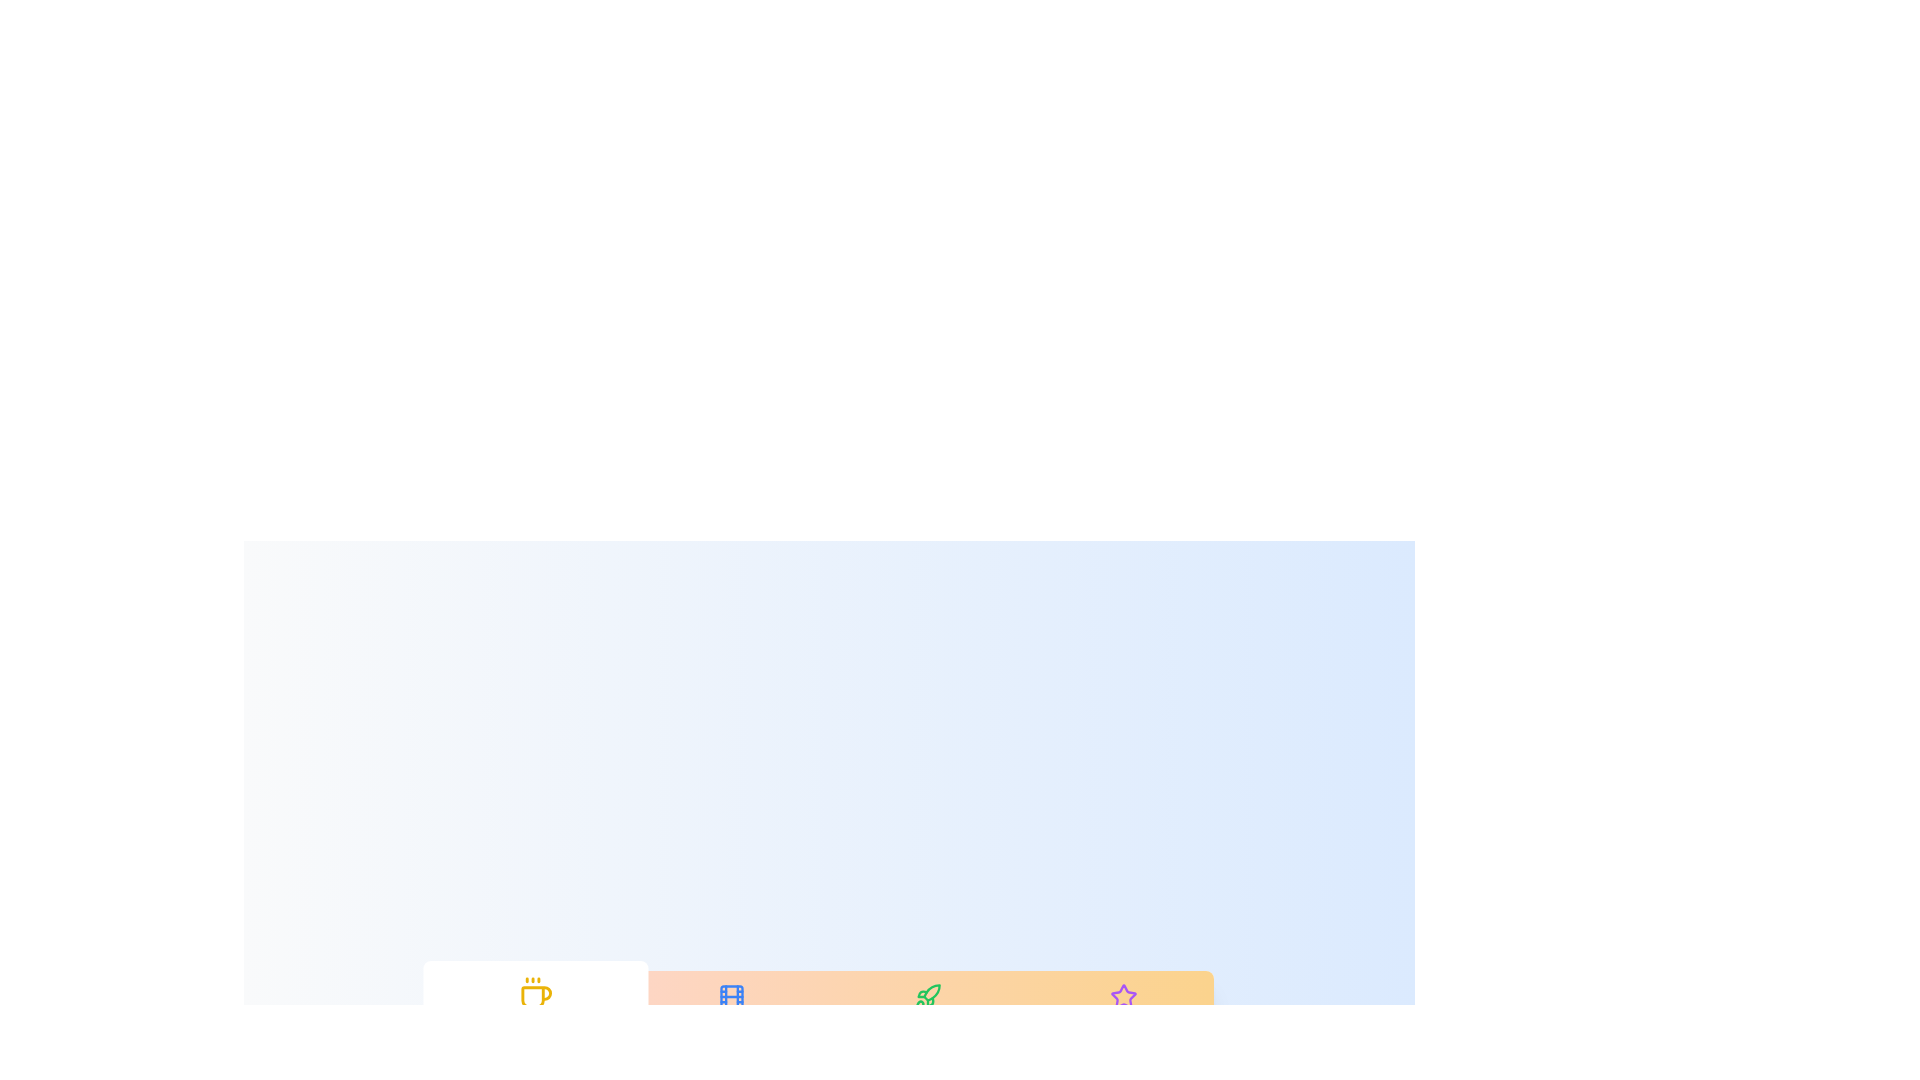  I want to click on the tab labeled Explore to select it, so click(926, 1010).